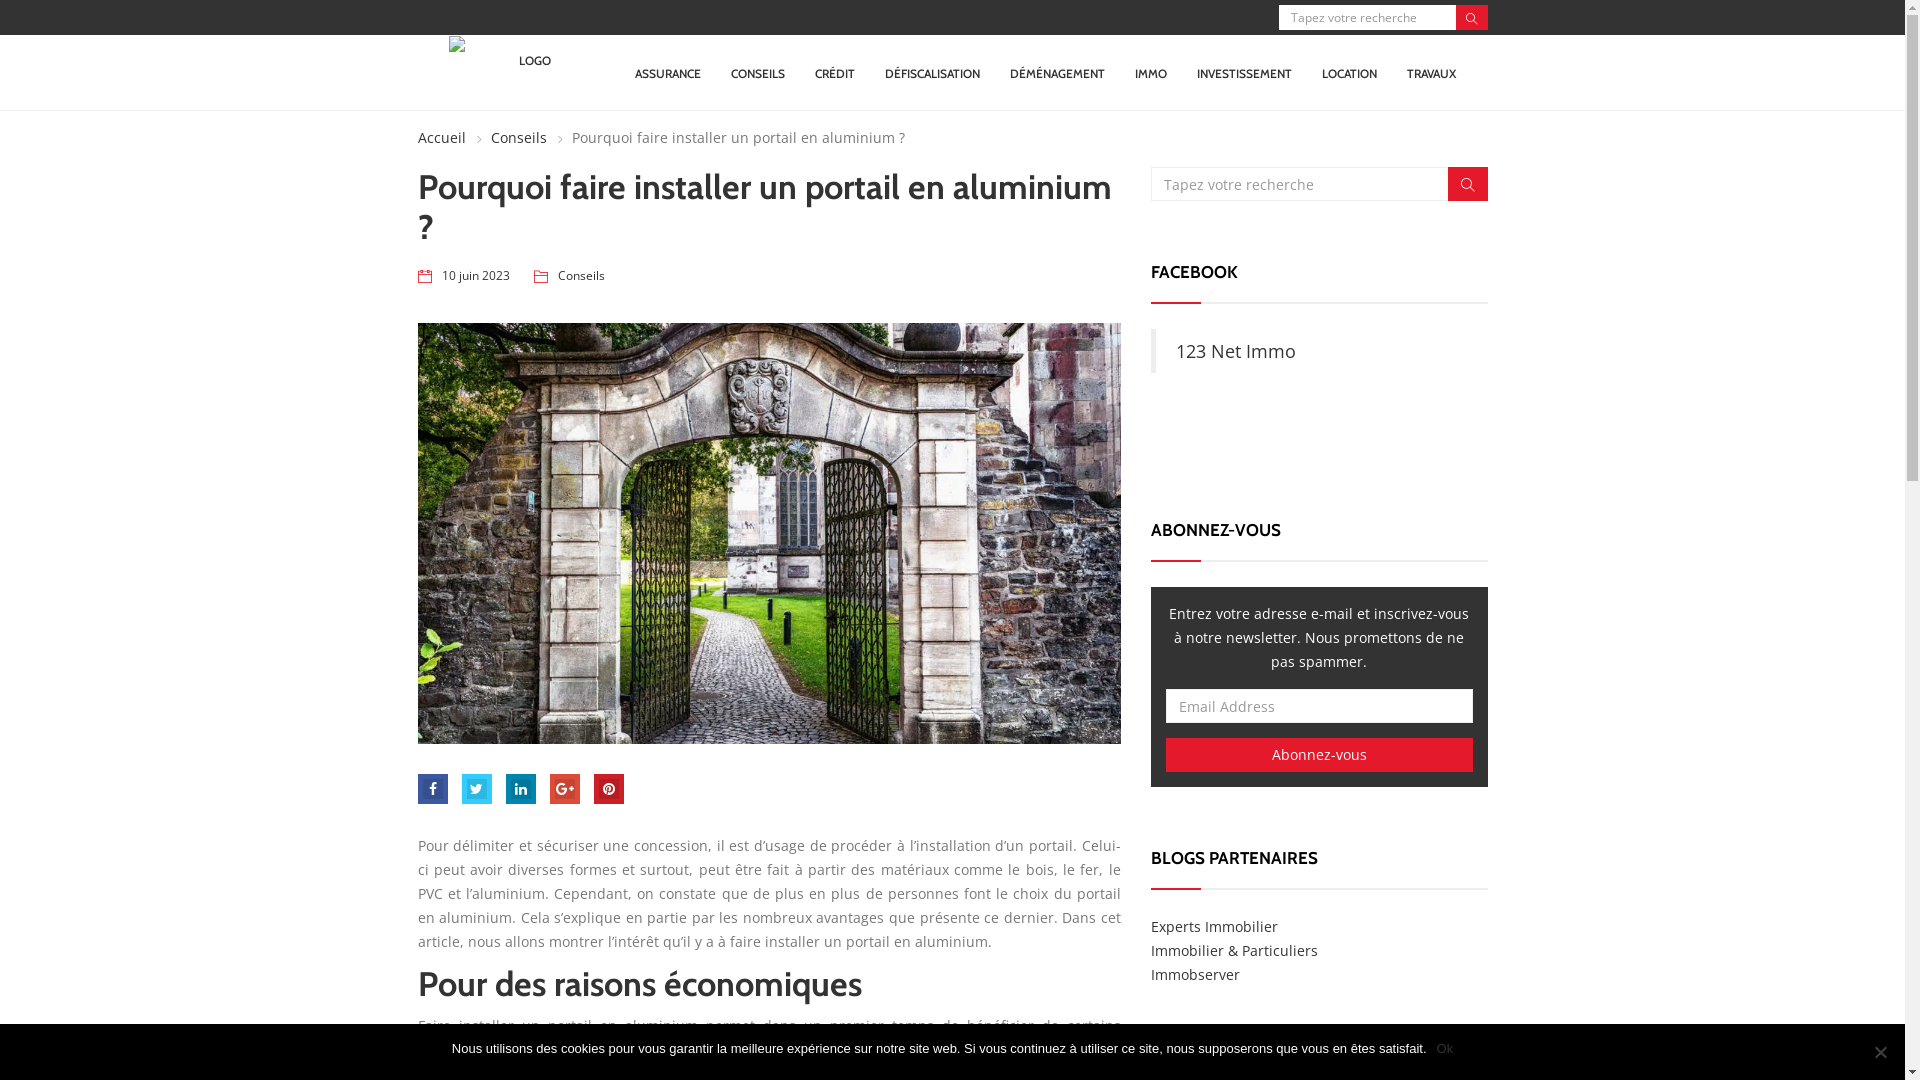 This screenshot has width=1920, height=1080. What do you see at coordinates (1430, 72) in the screenshot?
I see `'TRAVAUX'` at bounding box center [1430, 72].